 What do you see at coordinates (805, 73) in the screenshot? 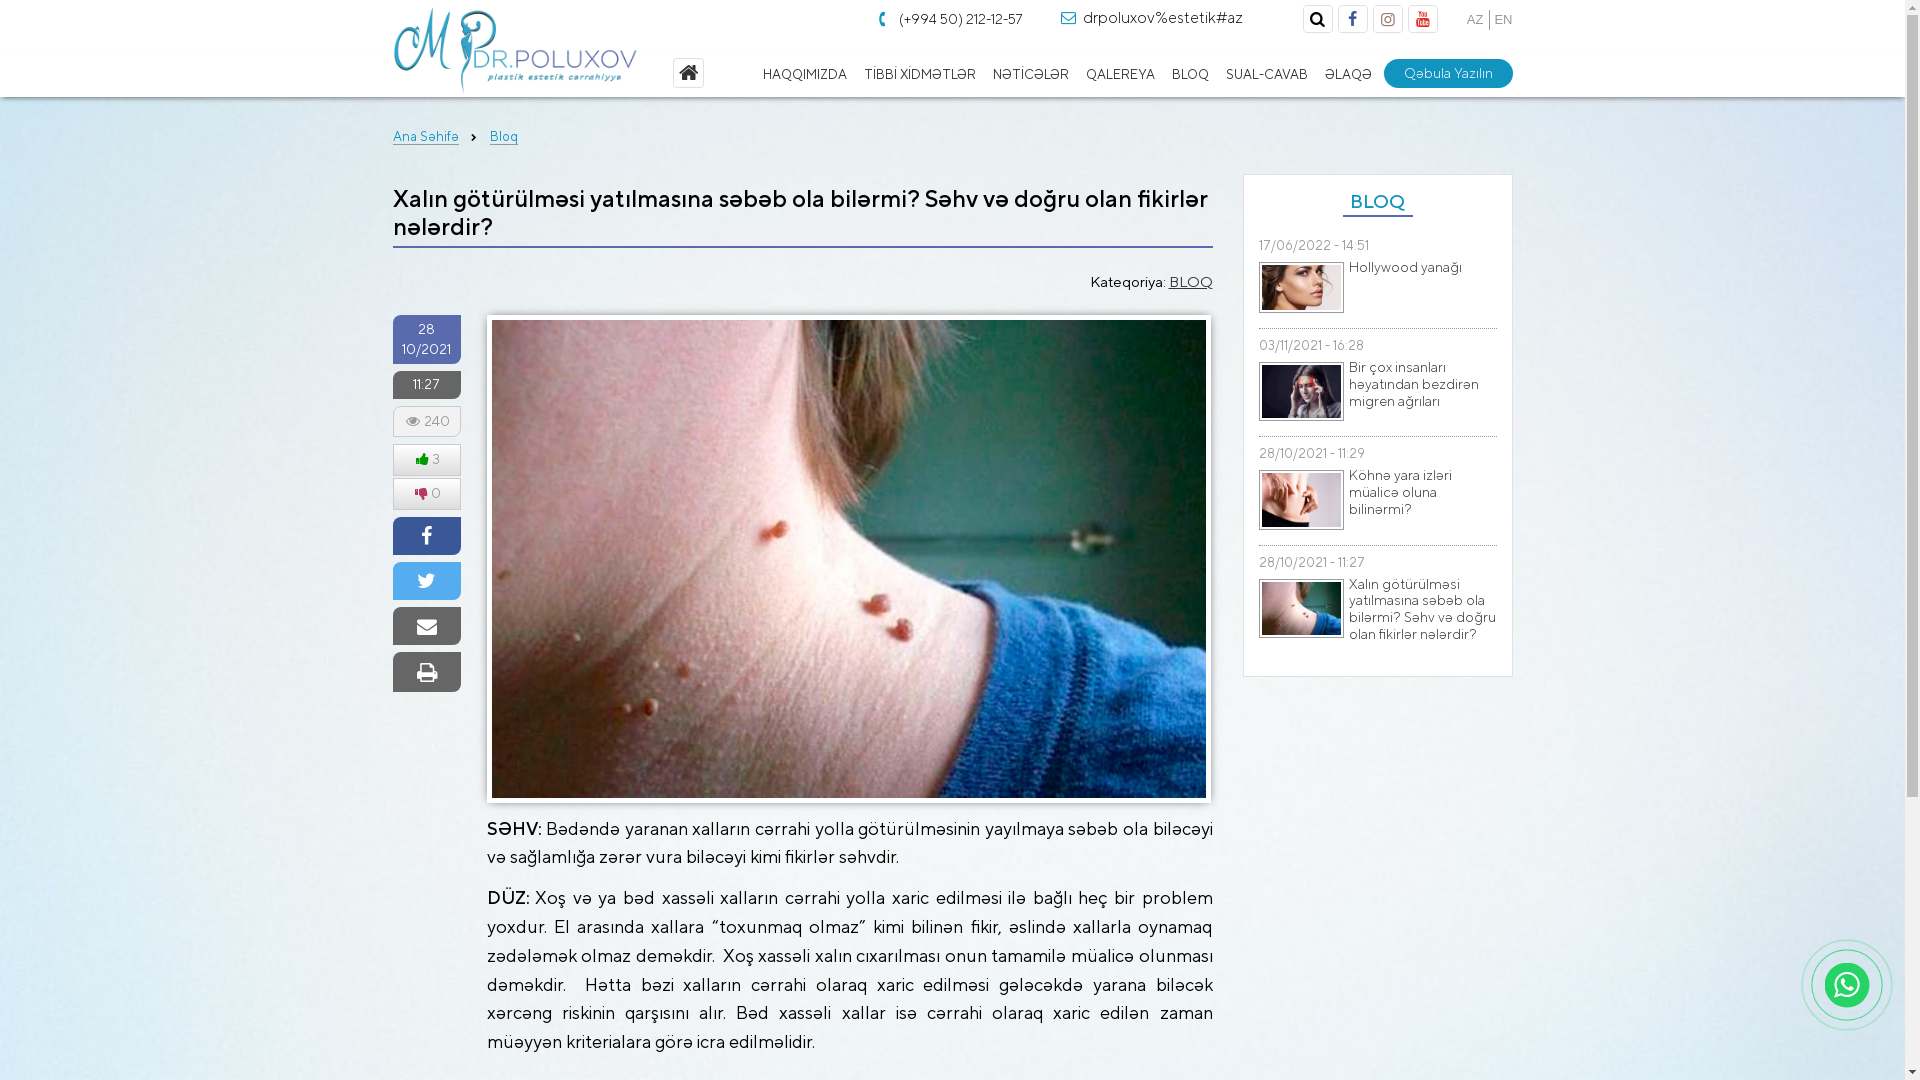
I see `'HAQQIMIZDA'` at bounding box center [805, 73].